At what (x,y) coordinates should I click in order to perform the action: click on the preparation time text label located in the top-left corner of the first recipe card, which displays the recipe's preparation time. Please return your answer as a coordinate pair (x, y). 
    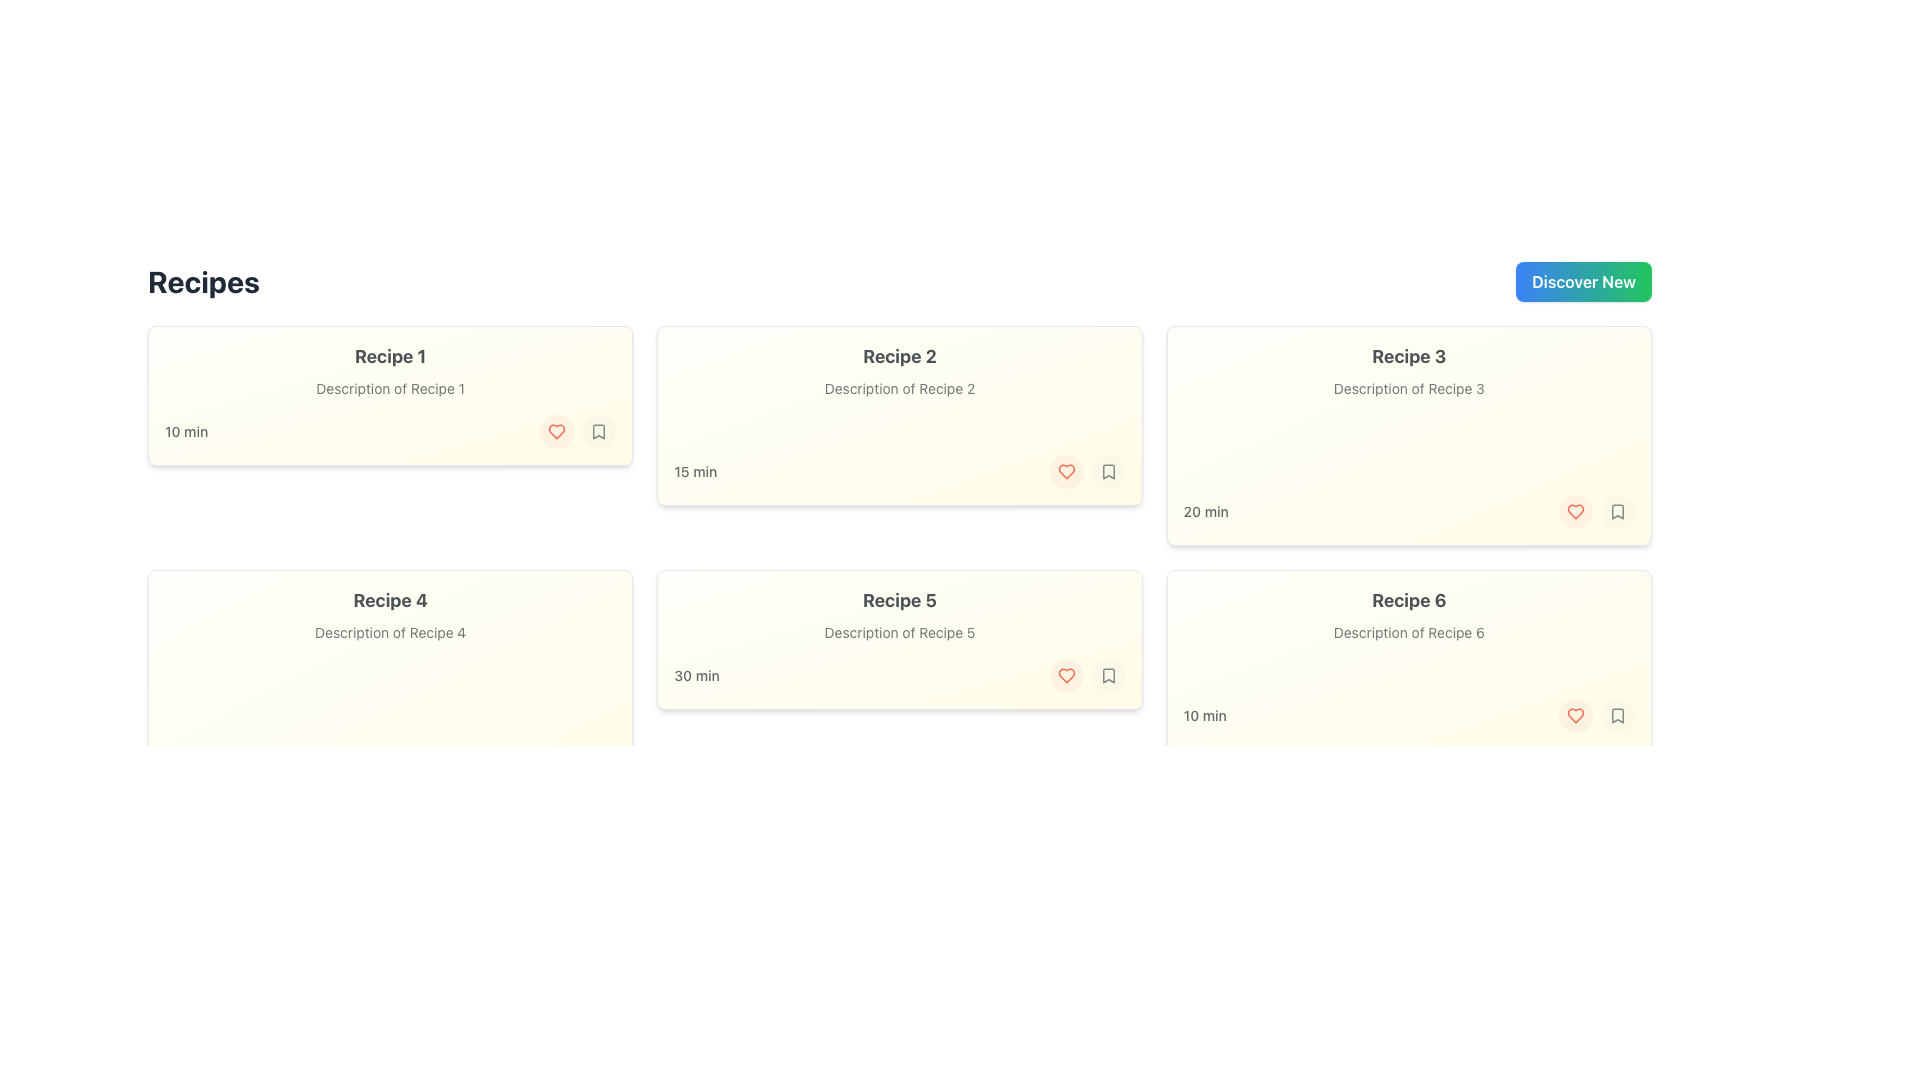
    Looking at the image, I should click on (186, 431).